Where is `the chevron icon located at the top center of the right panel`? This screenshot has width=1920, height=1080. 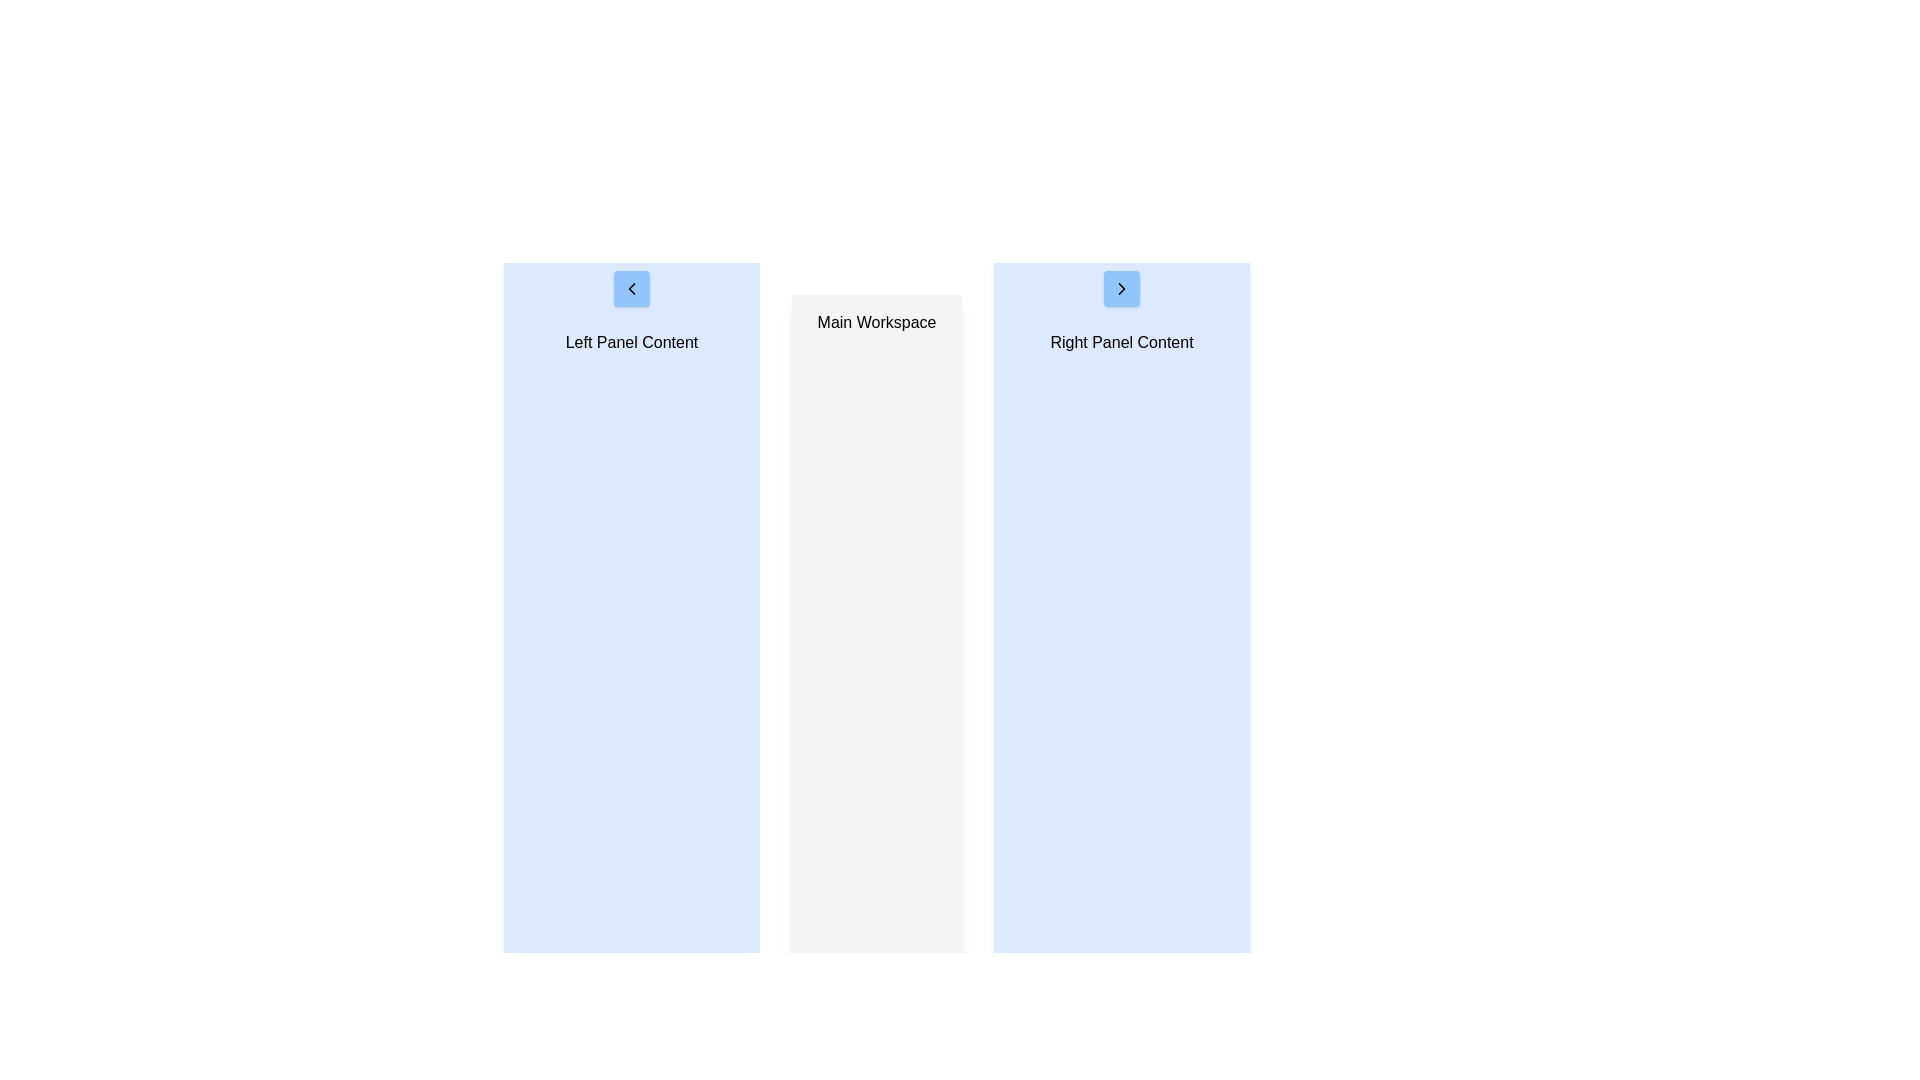
the chevron icon located at the top center of the right panel is located at coordinates (1122, 289).